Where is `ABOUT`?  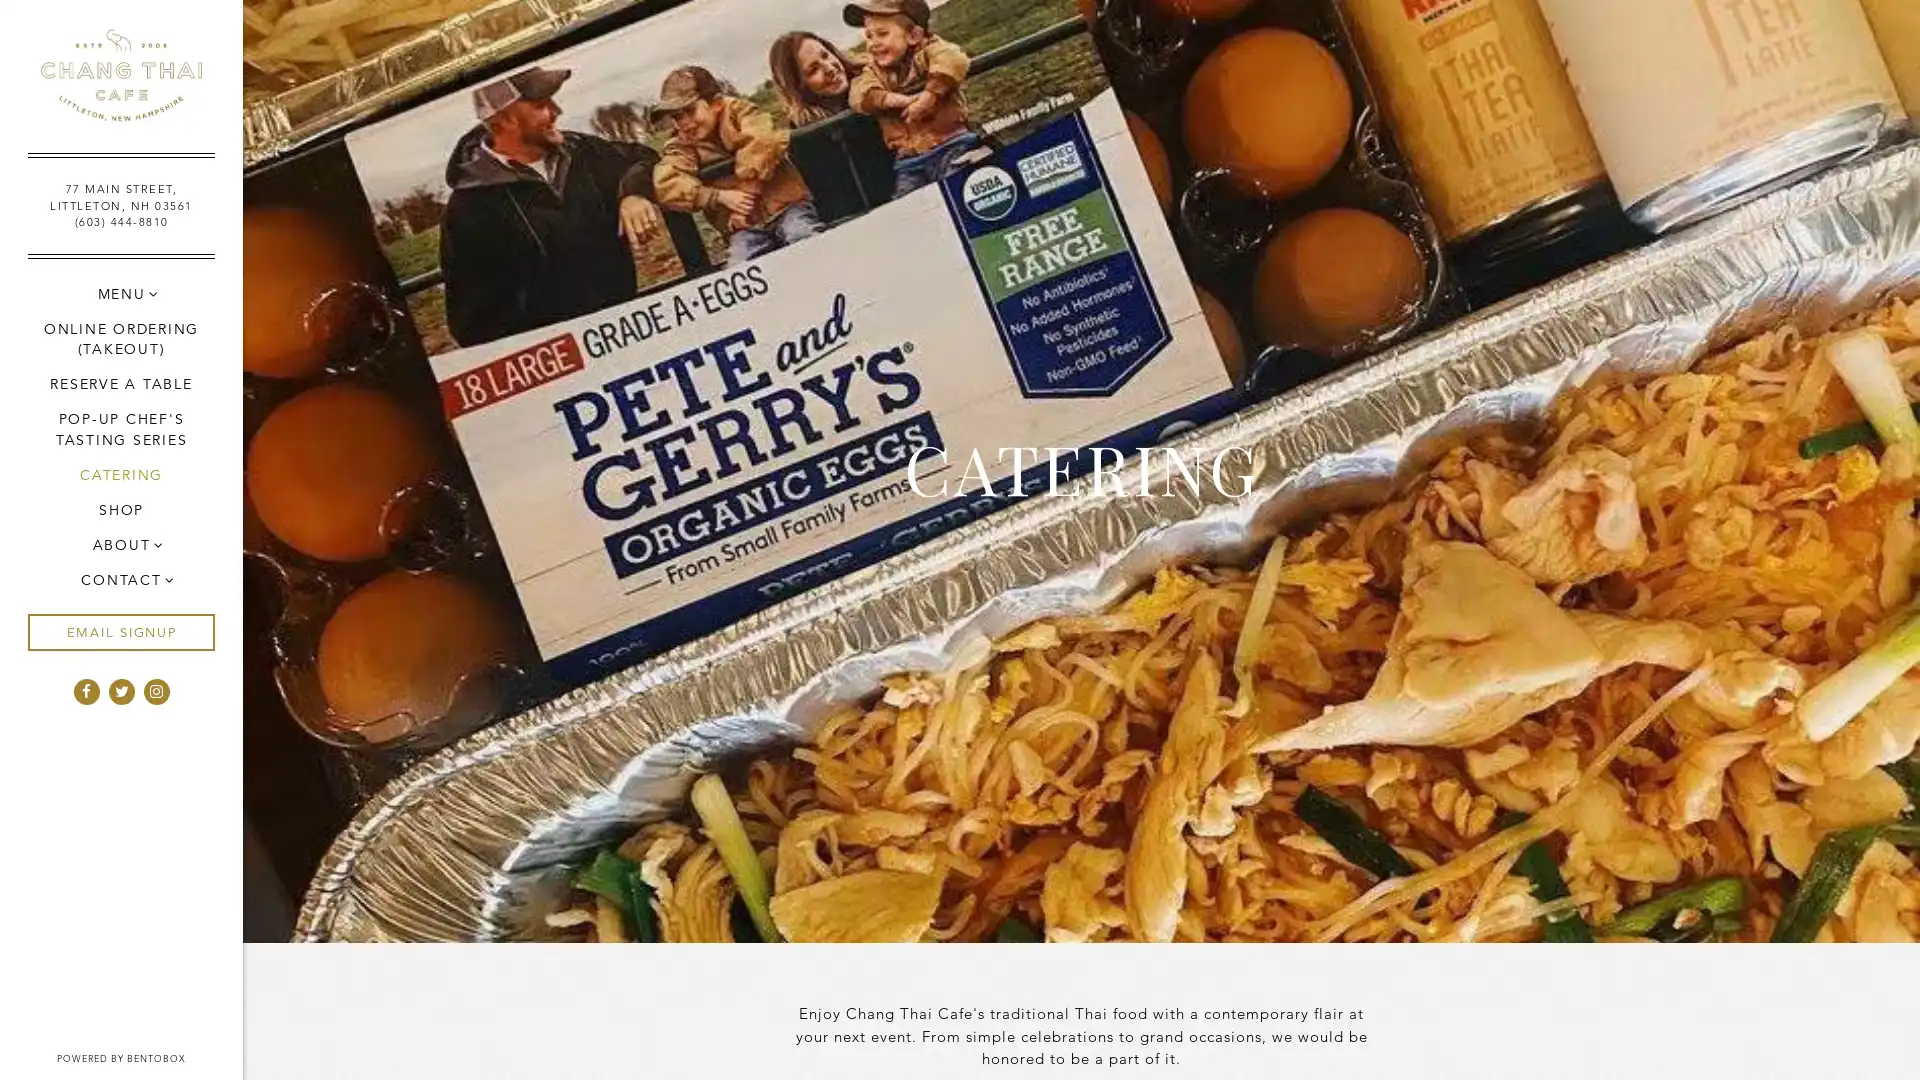 ABOUT is located at coordinates (119, 544).